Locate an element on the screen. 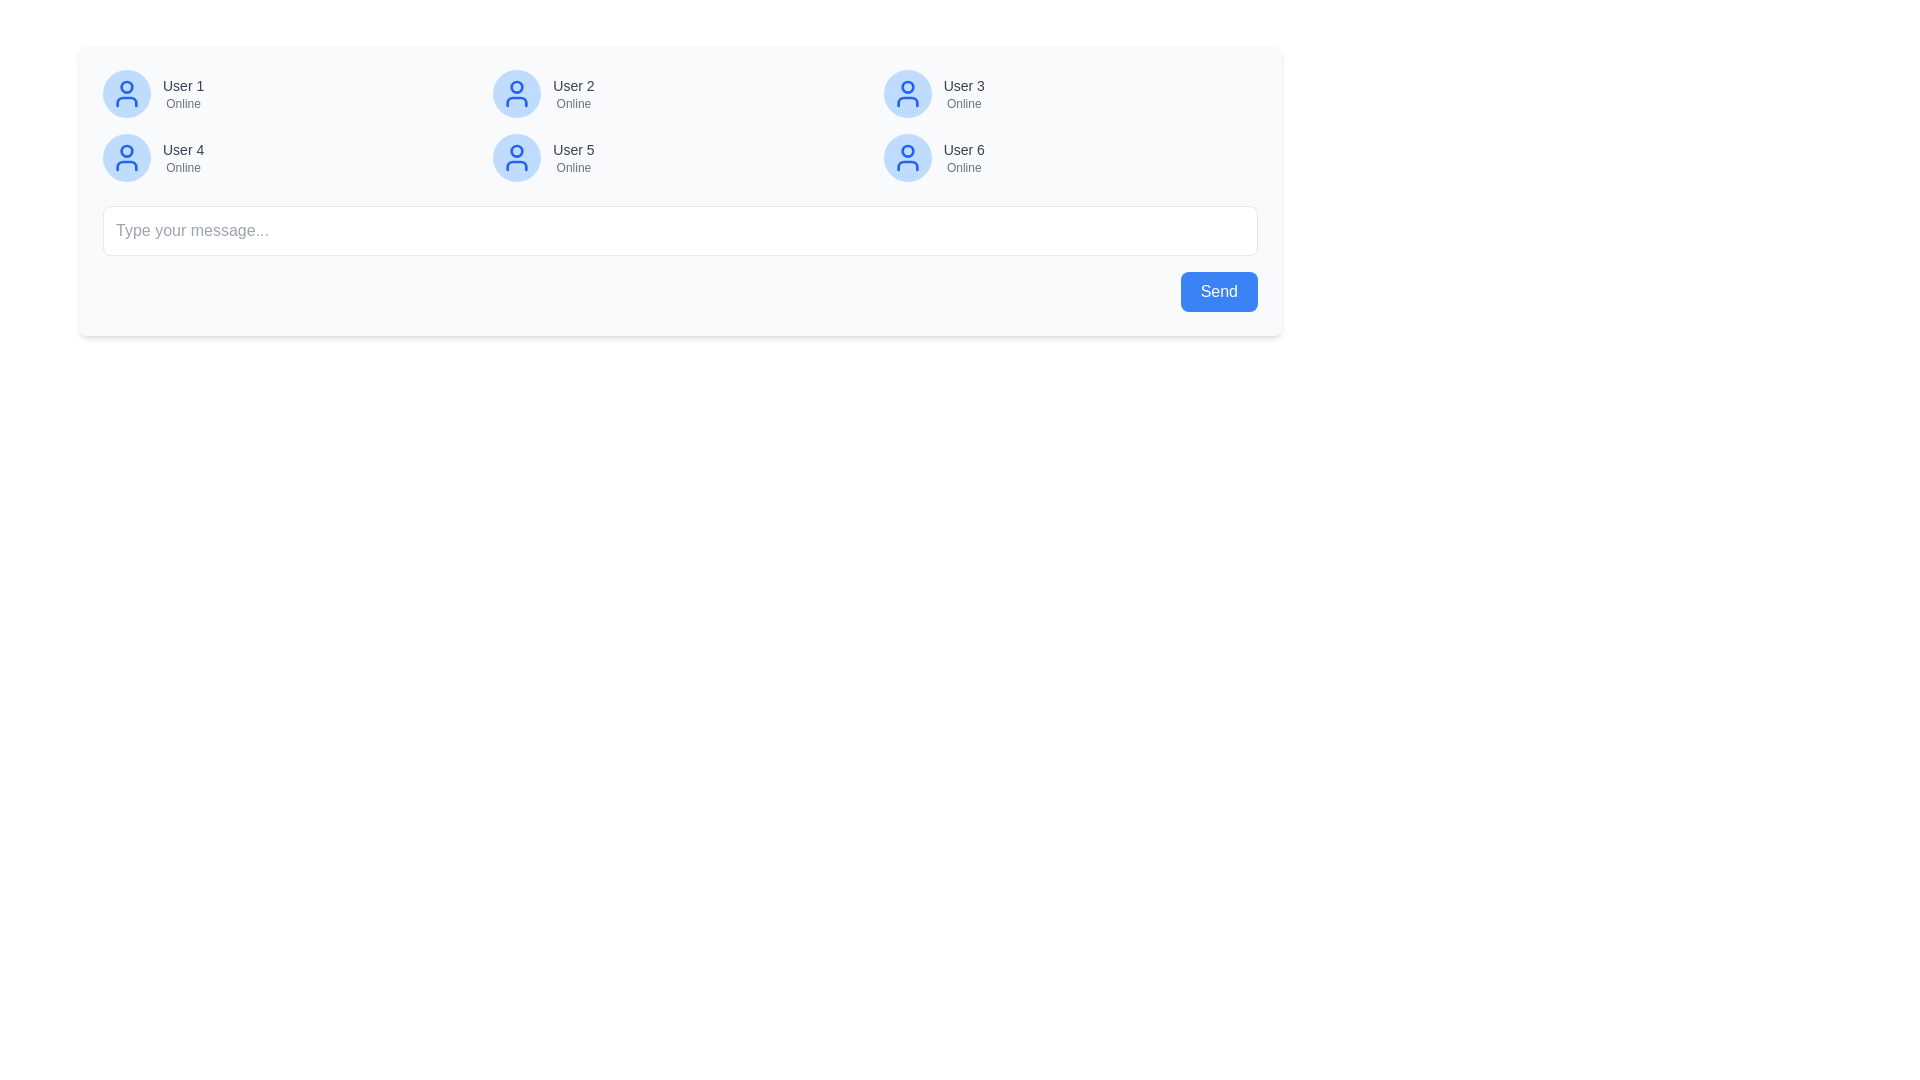 This screenshot has width=1920, height=1080. the 'Online' text label element, which is a small light gray label positioned below the 'User 5' text in the user list is located at coordinates (572, 167).